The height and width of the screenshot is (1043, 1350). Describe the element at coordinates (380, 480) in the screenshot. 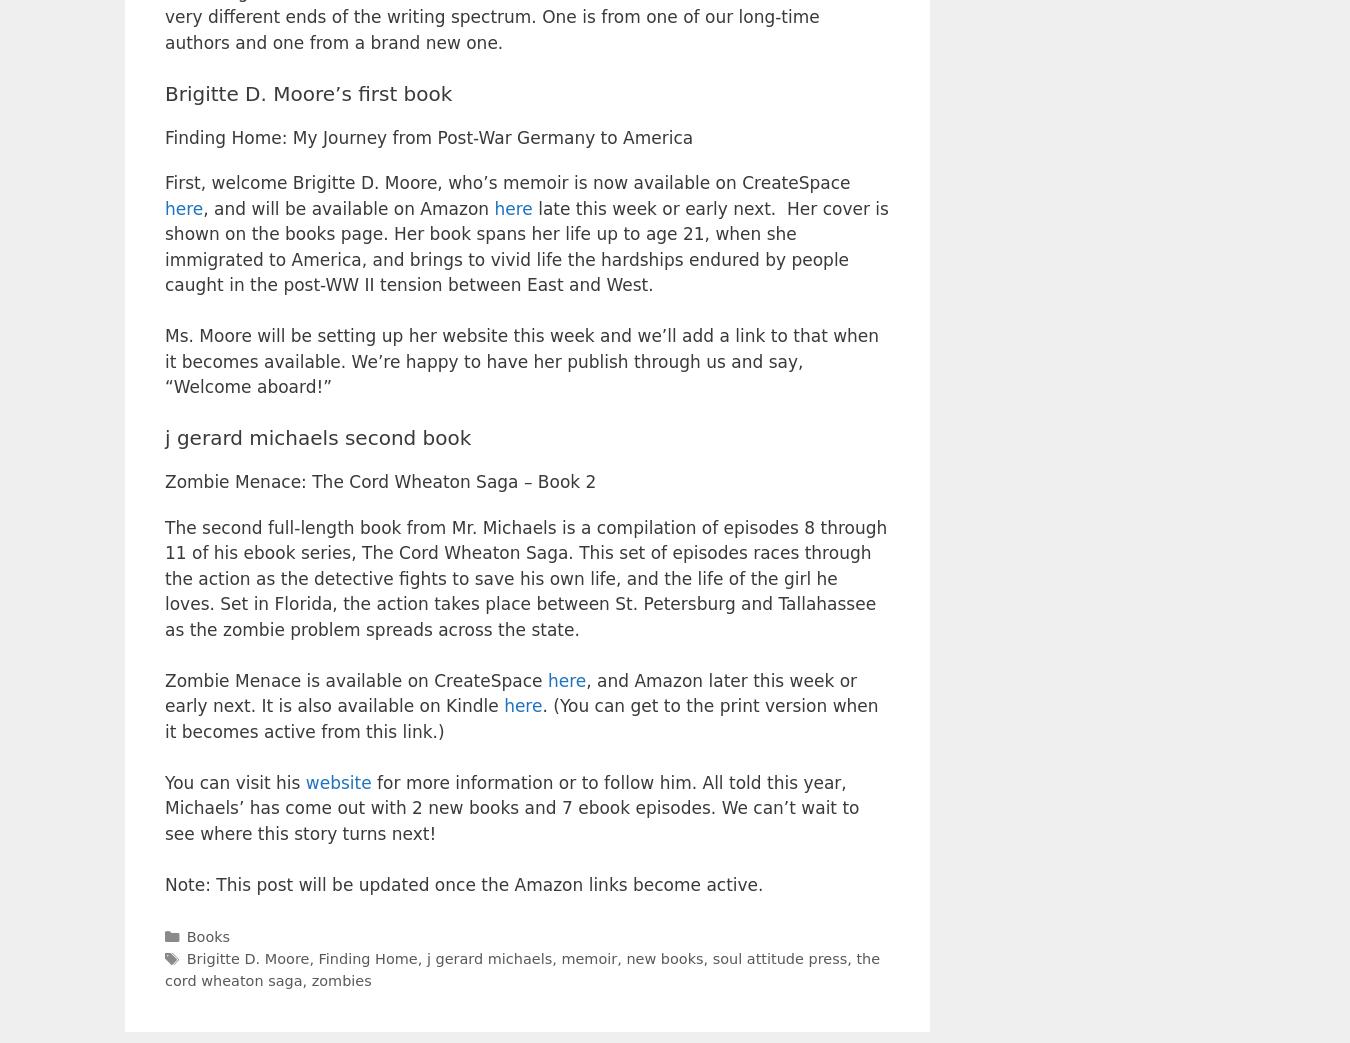

I see `'Zombie Menace: The Cord Wheaton Saga – Book 2'` at that location.